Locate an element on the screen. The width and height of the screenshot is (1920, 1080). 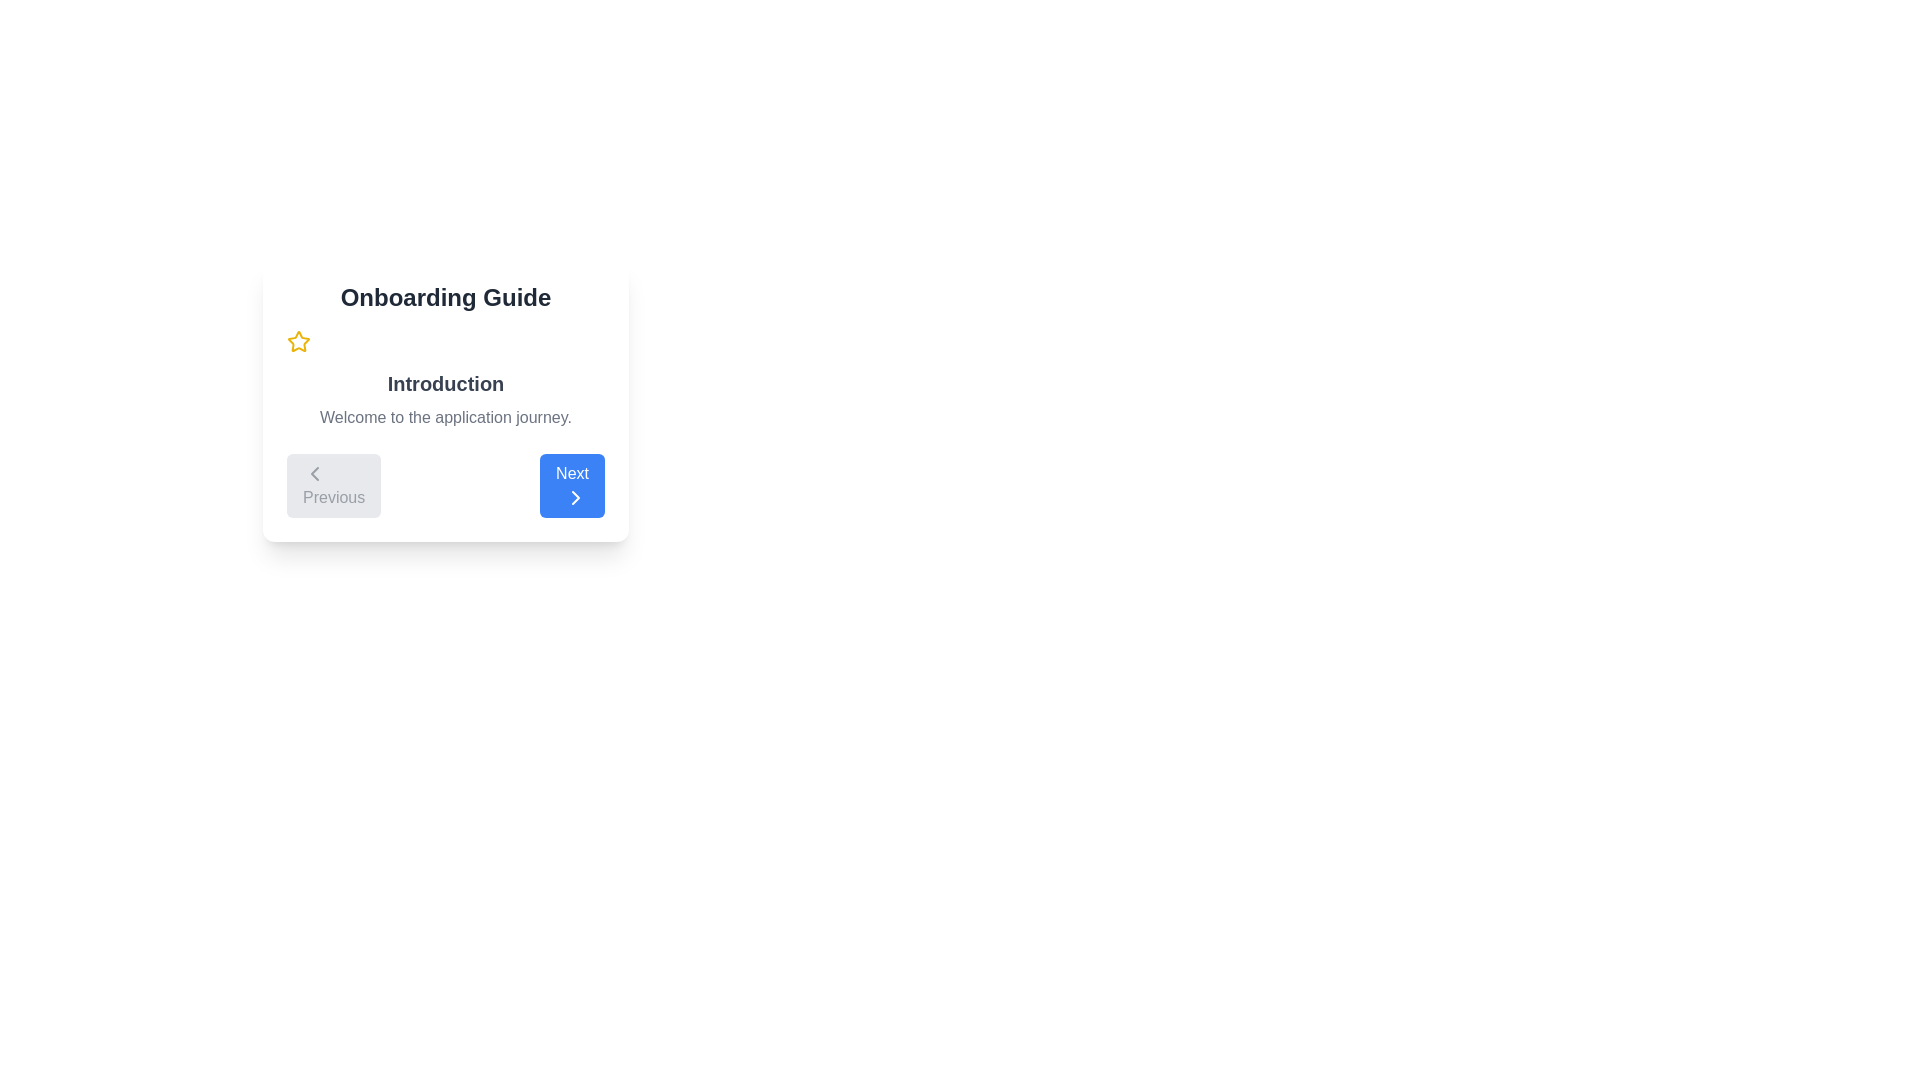
the decorative star icon located at the top-left corner of the onboarding guide box is located at coordinates (297, 341).